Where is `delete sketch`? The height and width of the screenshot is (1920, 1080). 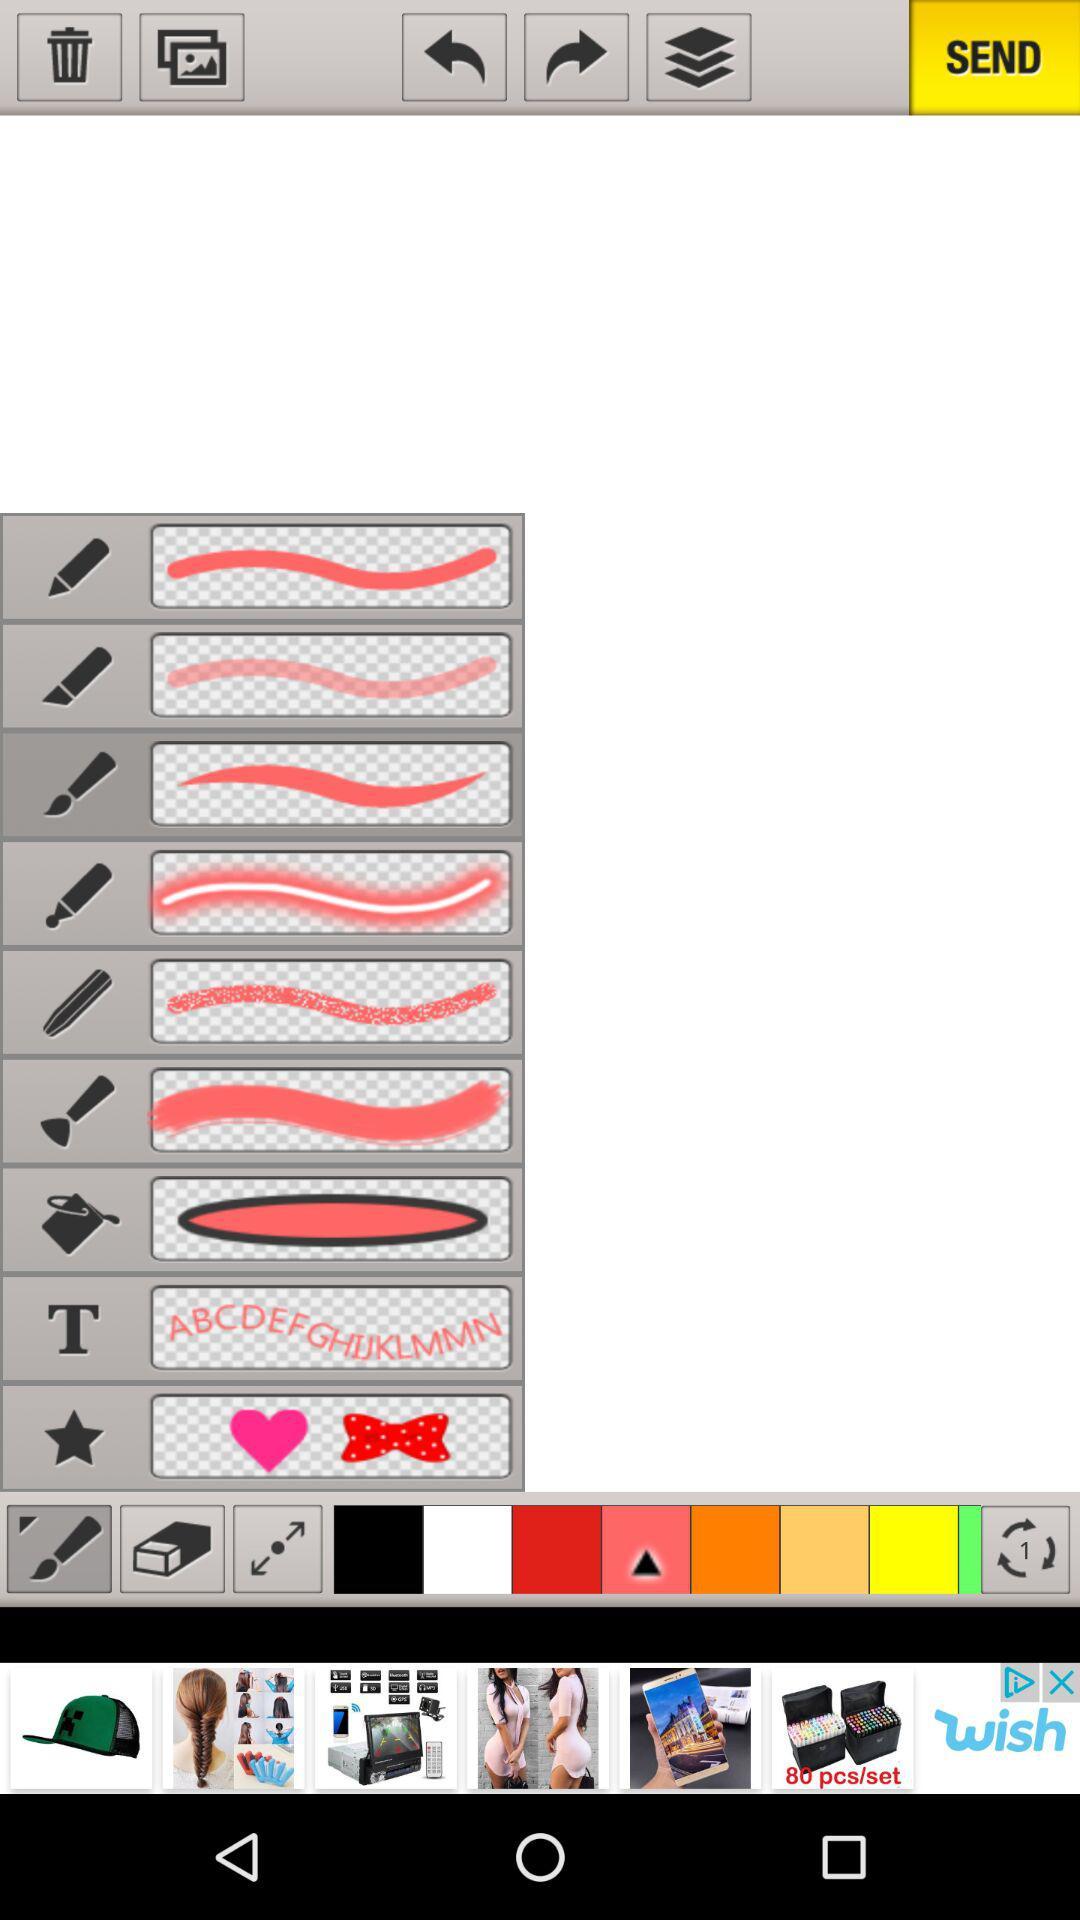 delete sketch is located at coordinates (68, 57).